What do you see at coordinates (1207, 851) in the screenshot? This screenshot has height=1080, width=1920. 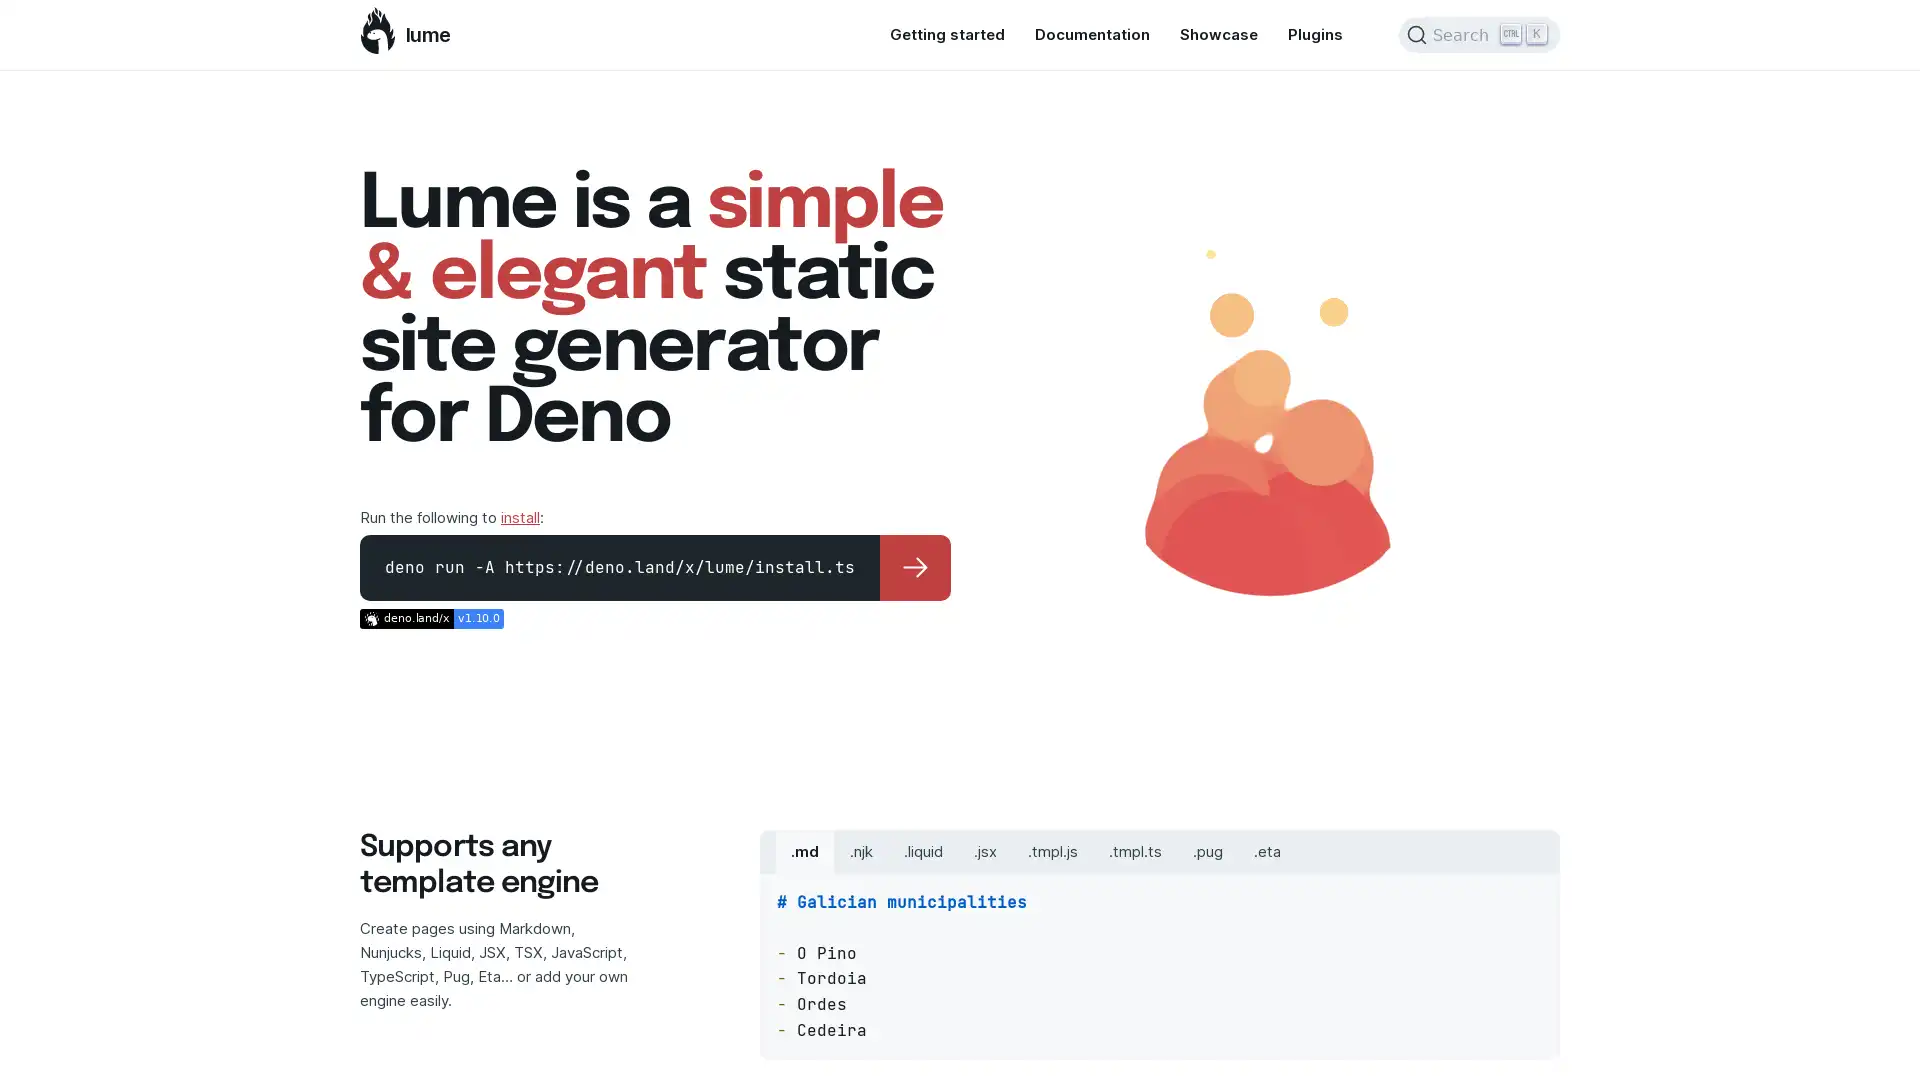 I see `.pug` at bounding box center [1207, 851].